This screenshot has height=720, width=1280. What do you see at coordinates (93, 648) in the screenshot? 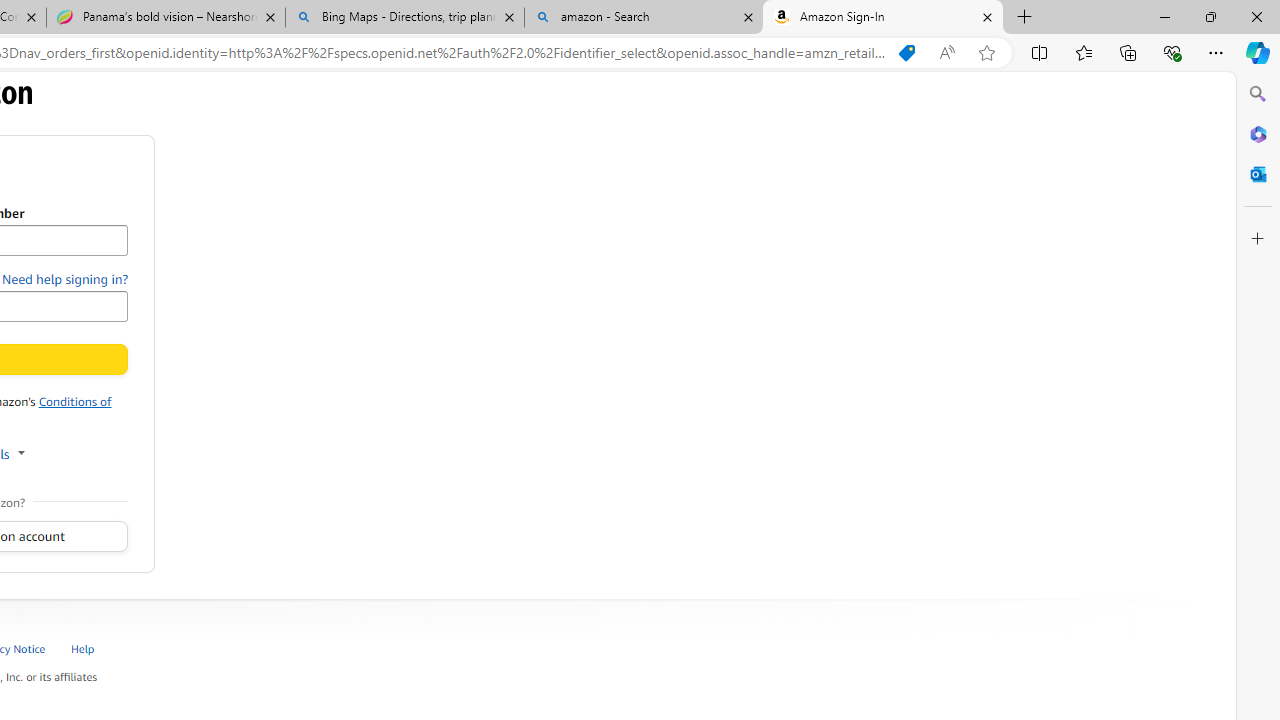
I see `'Help '` at bounding box center [93, 648].